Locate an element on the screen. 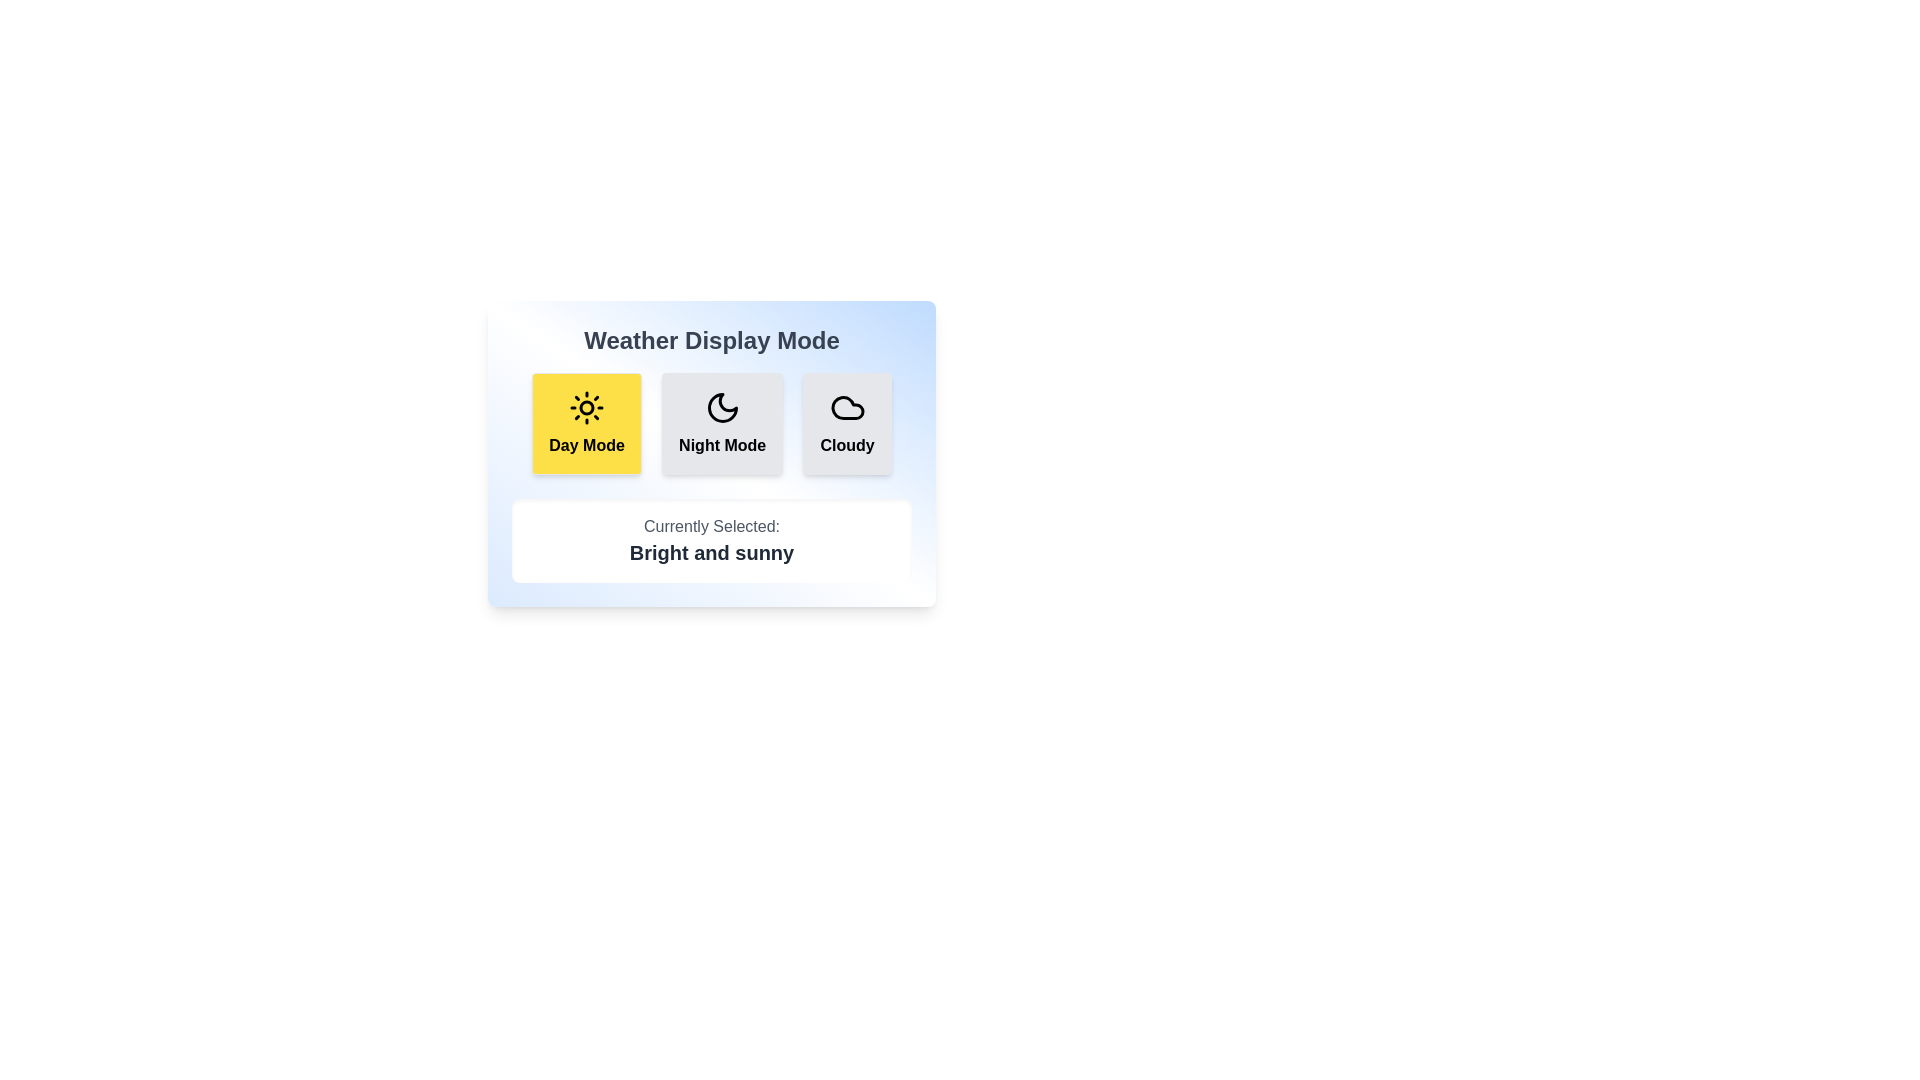  the weather display mode by clicking on the button corresponding to Cloudy is located at coordinates (846, 423).